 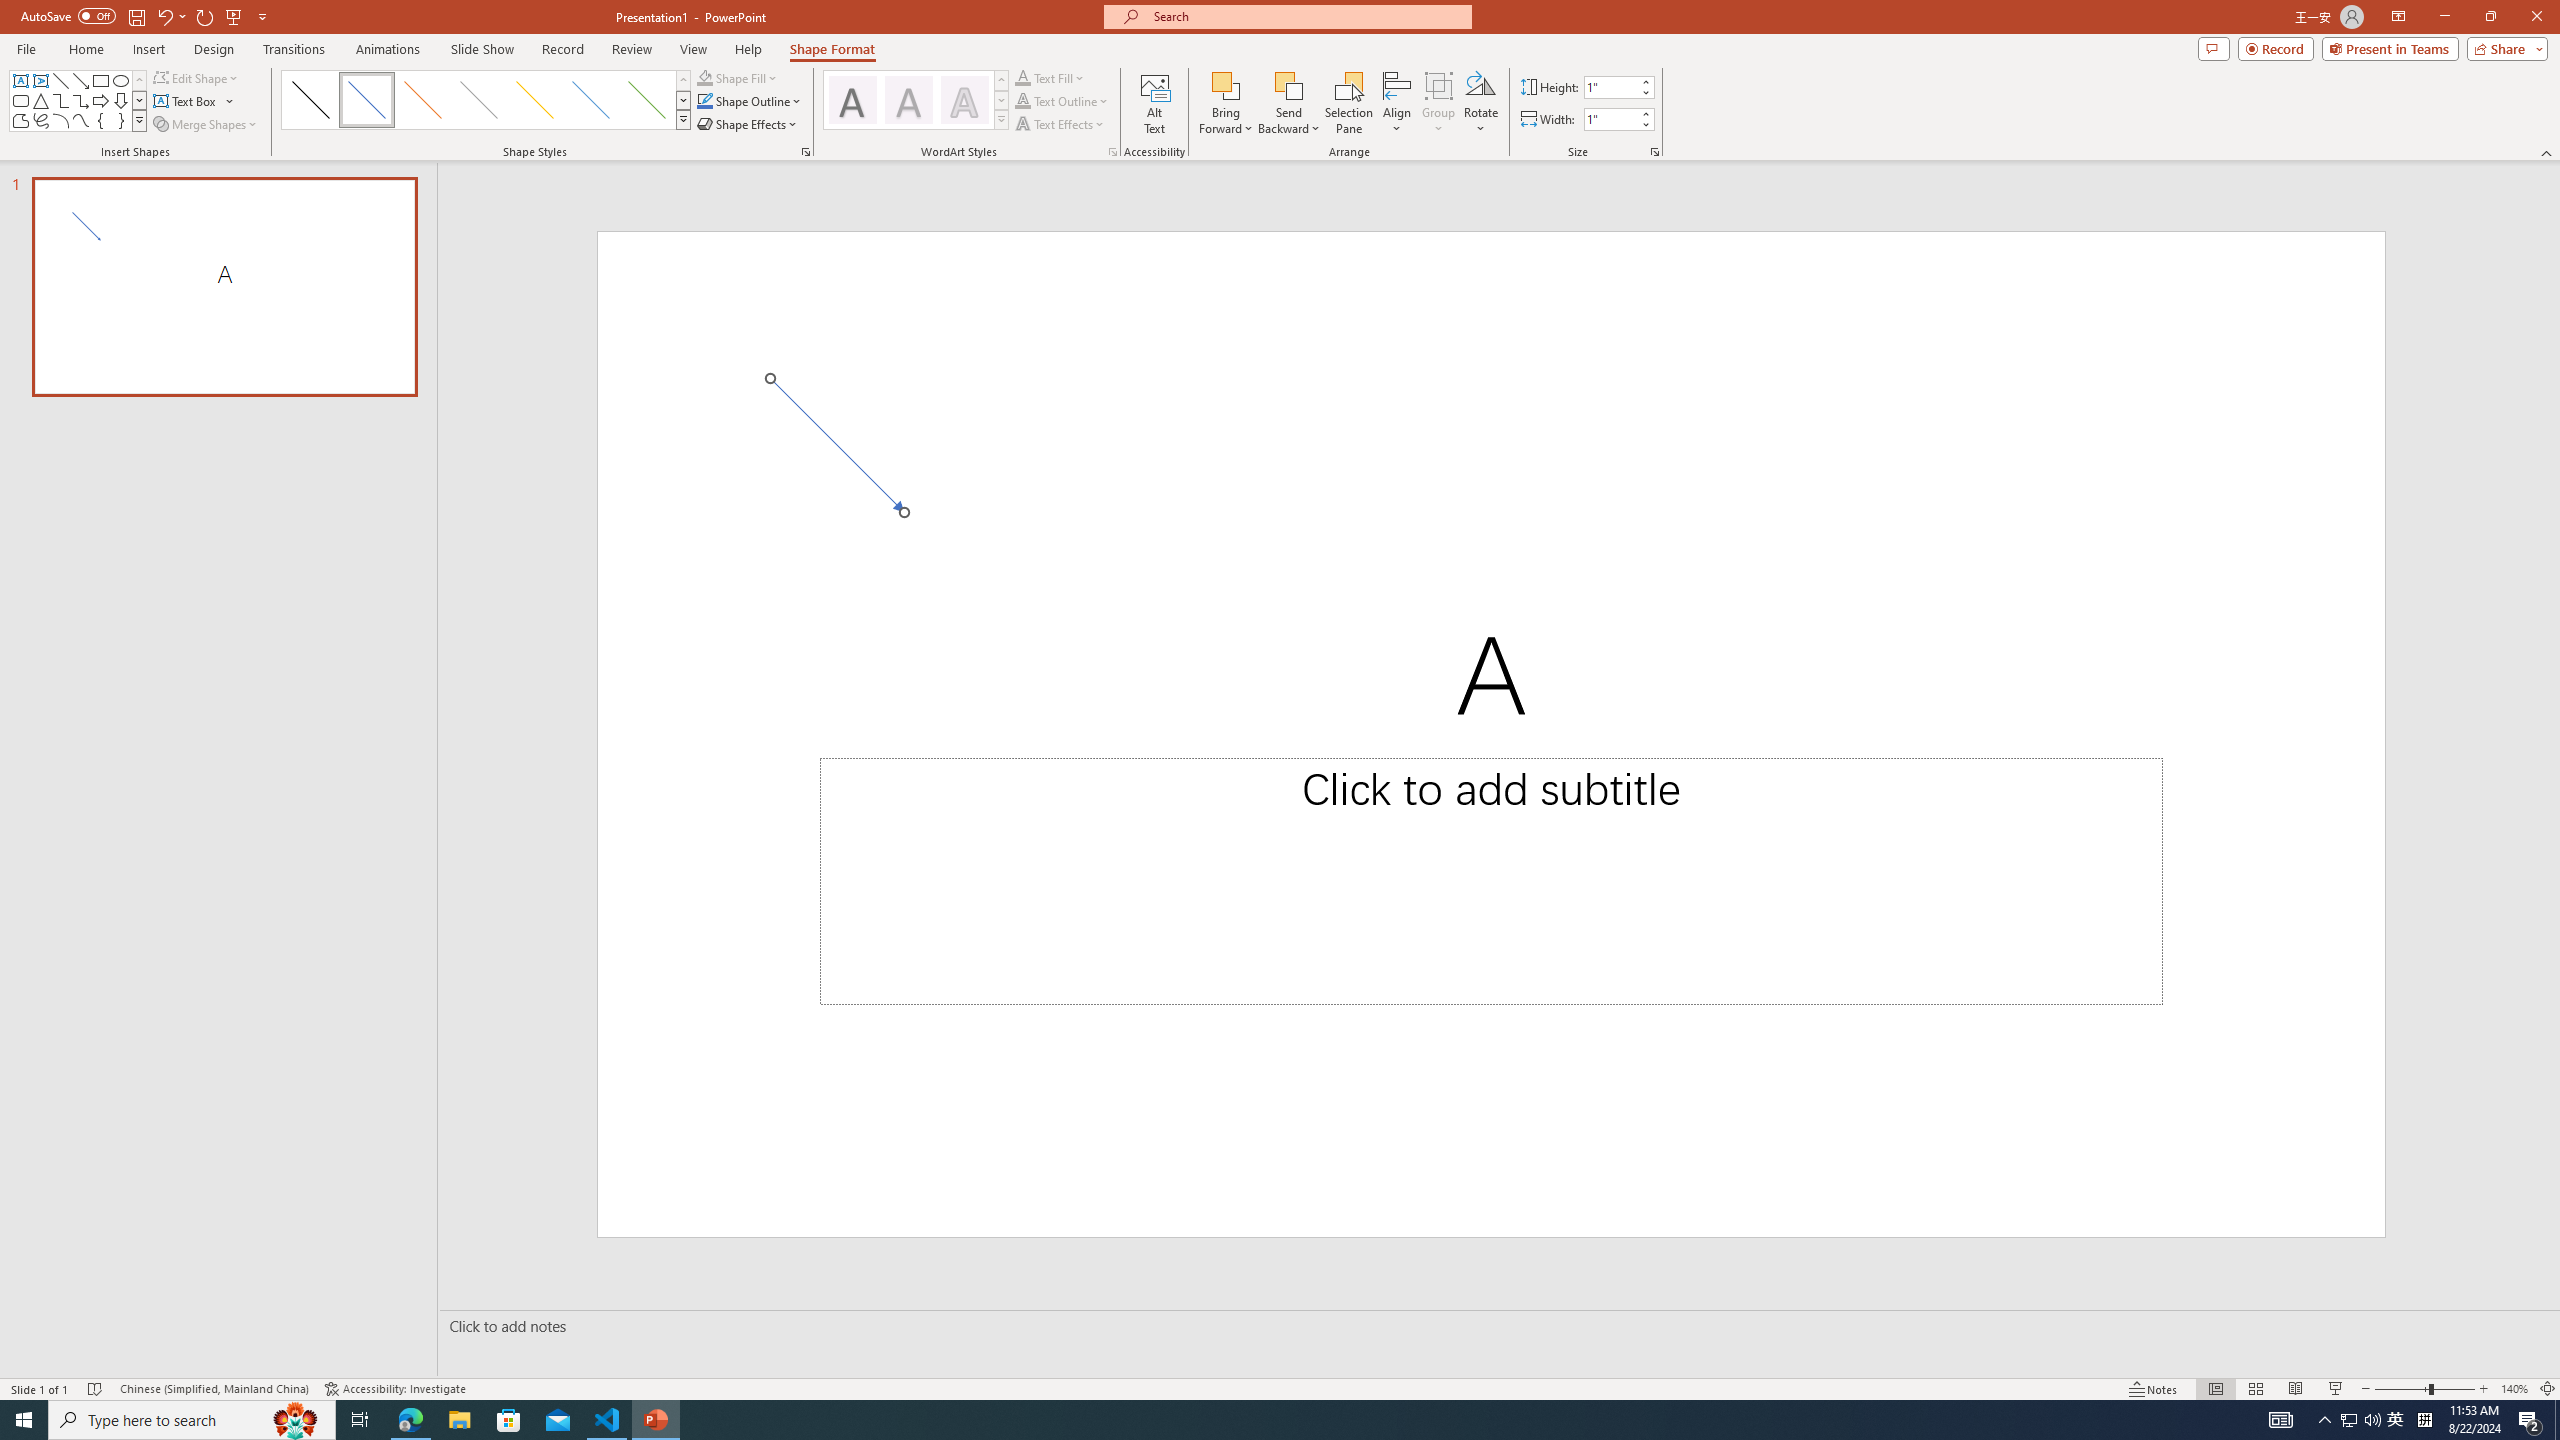 I want to click on 'Merge Shapes', so click(x=207, y=122).